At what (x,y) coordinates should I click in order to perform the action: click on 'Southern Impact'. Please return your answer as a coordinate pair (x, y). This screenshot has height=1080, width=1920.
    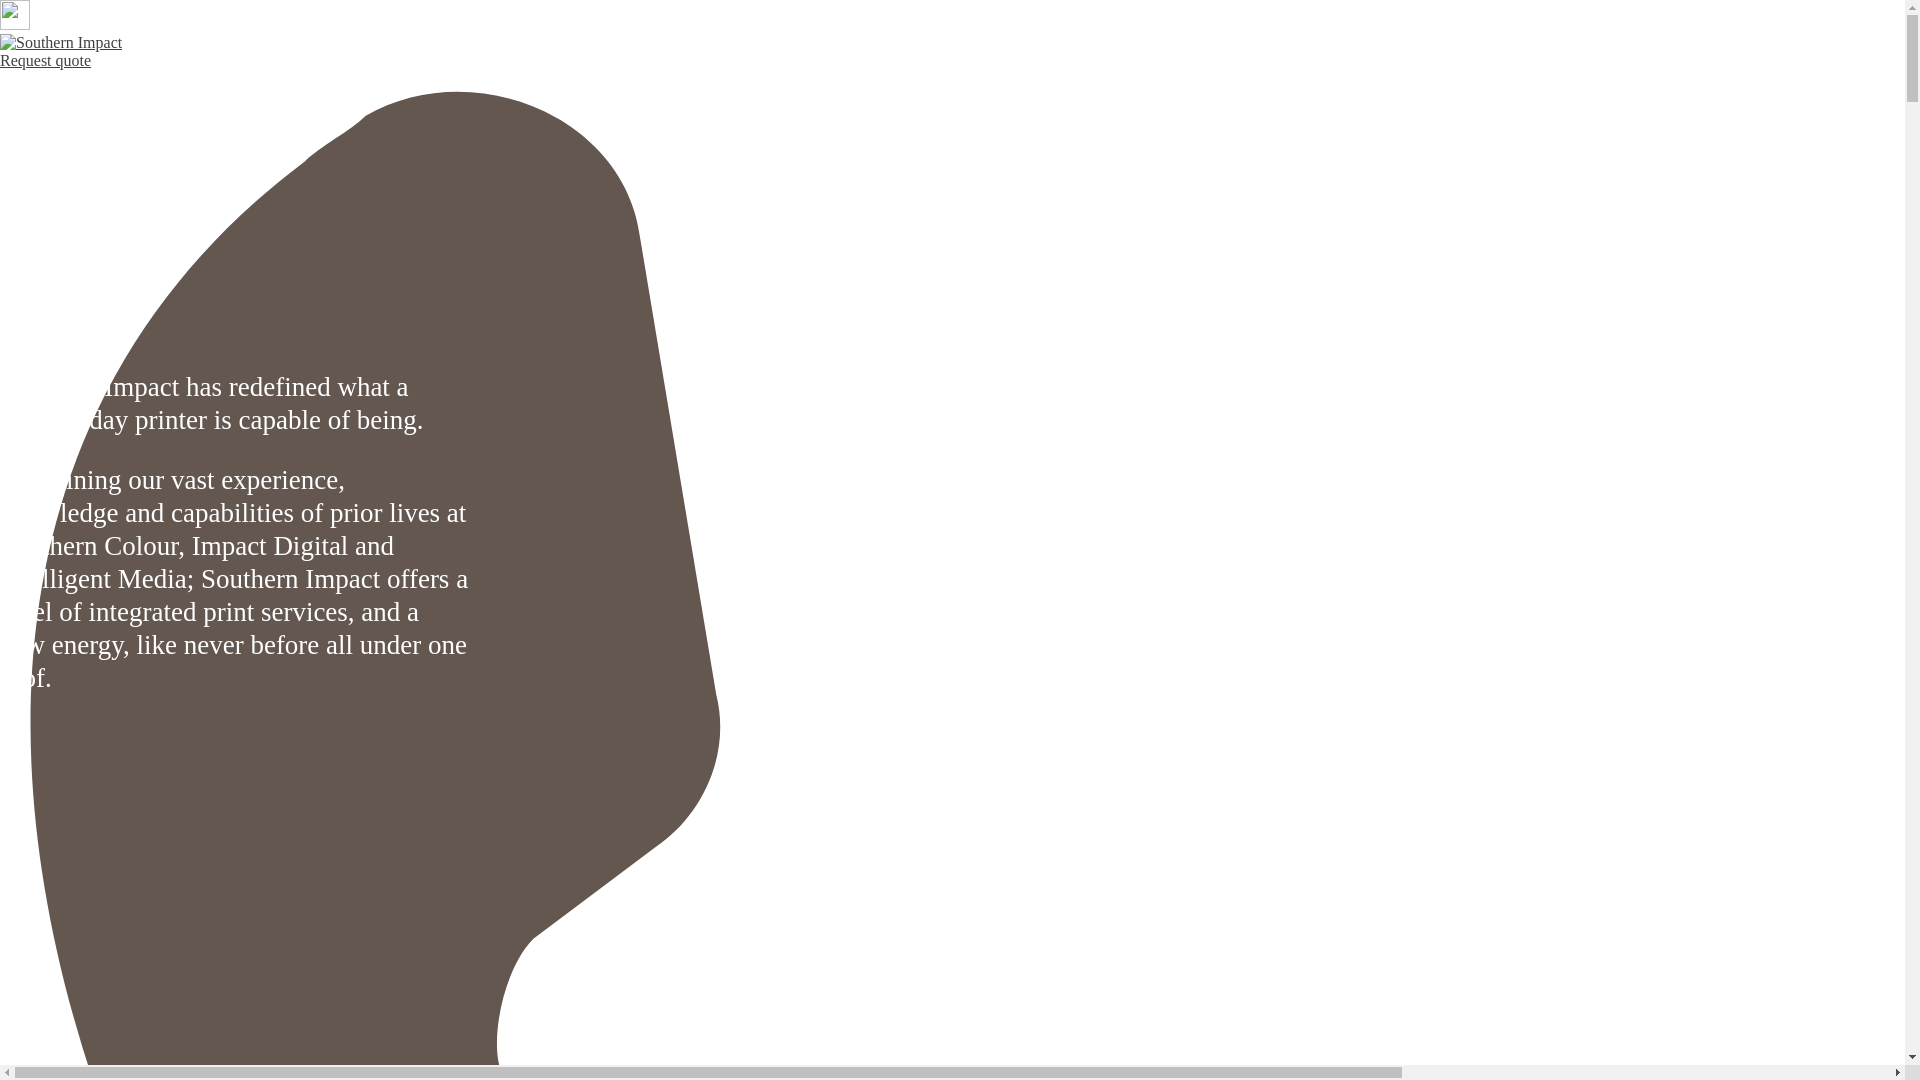
    Looking at the image, I should click on (61, 42).